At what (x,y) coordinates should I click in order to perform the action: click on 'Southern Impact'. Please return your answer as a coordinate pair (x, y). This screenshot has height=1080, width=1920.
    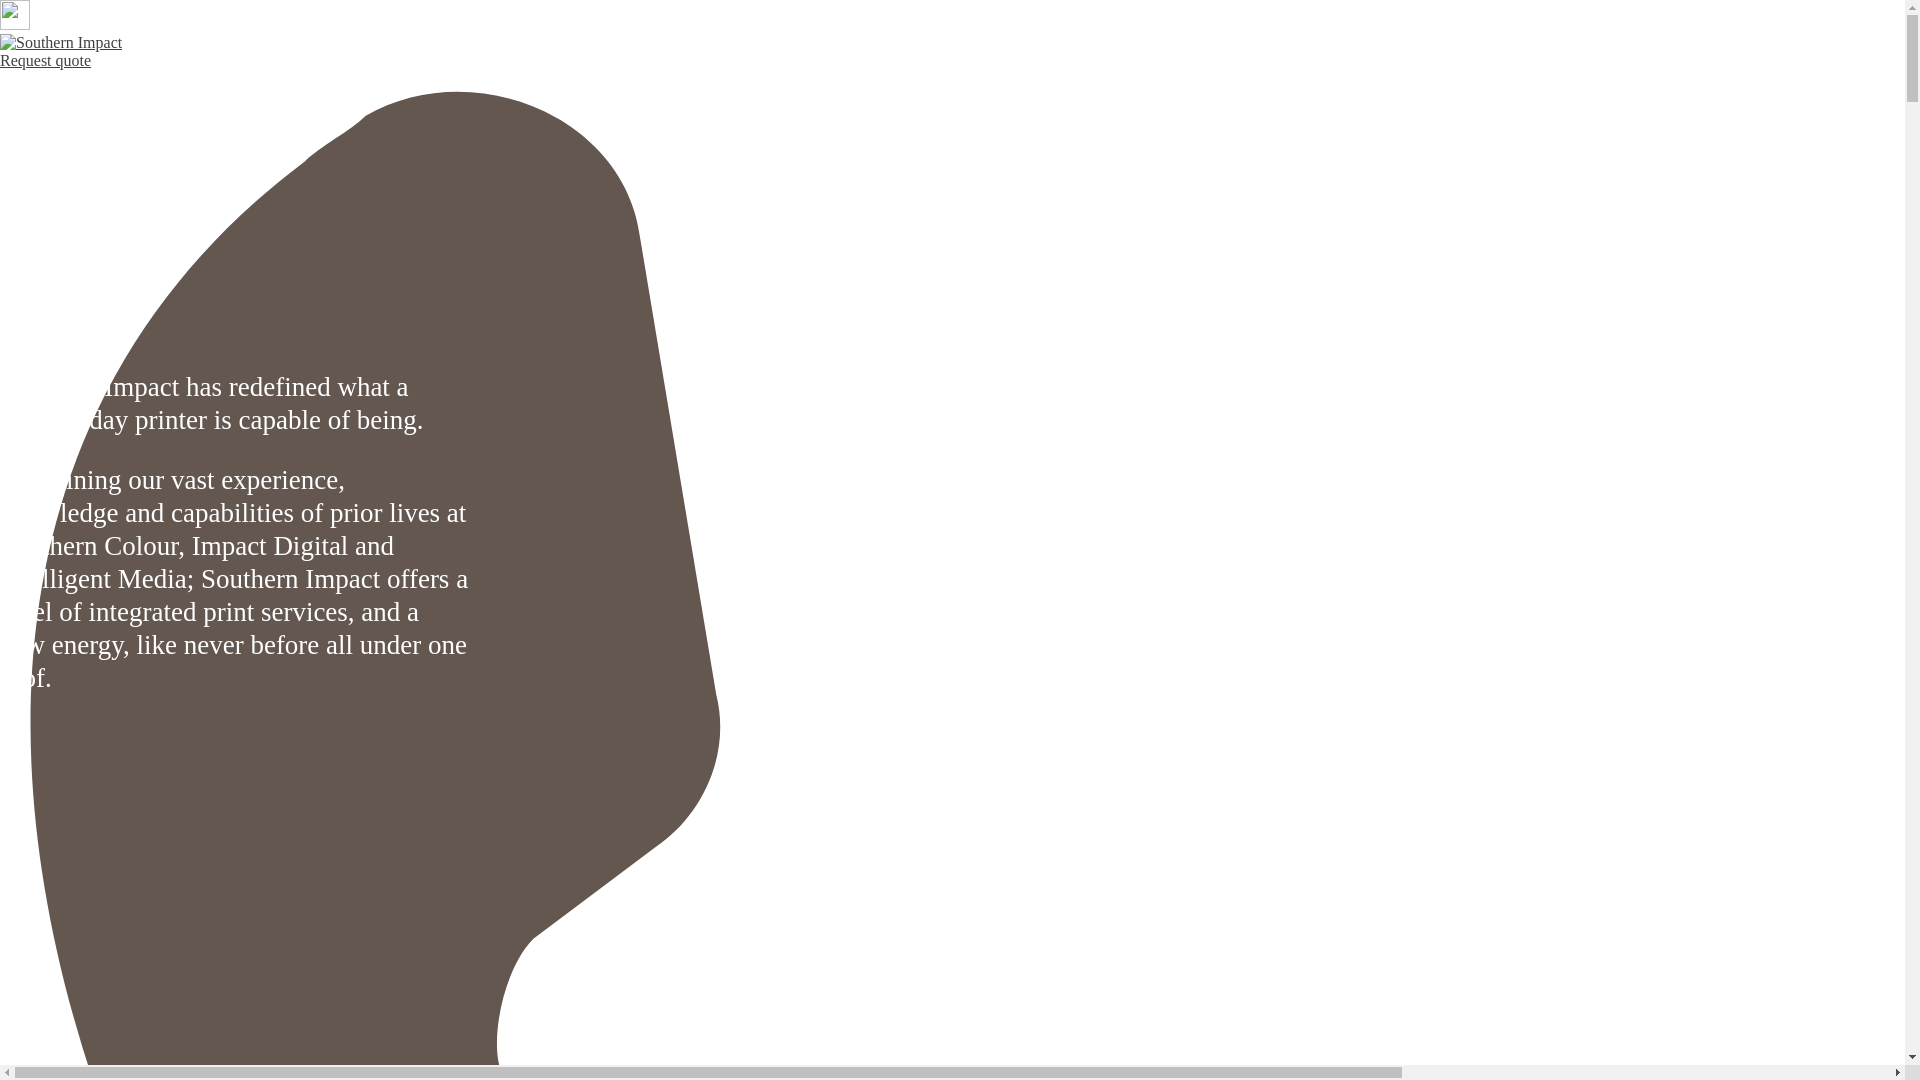
    Looking at the image, I should click on (61, 42).